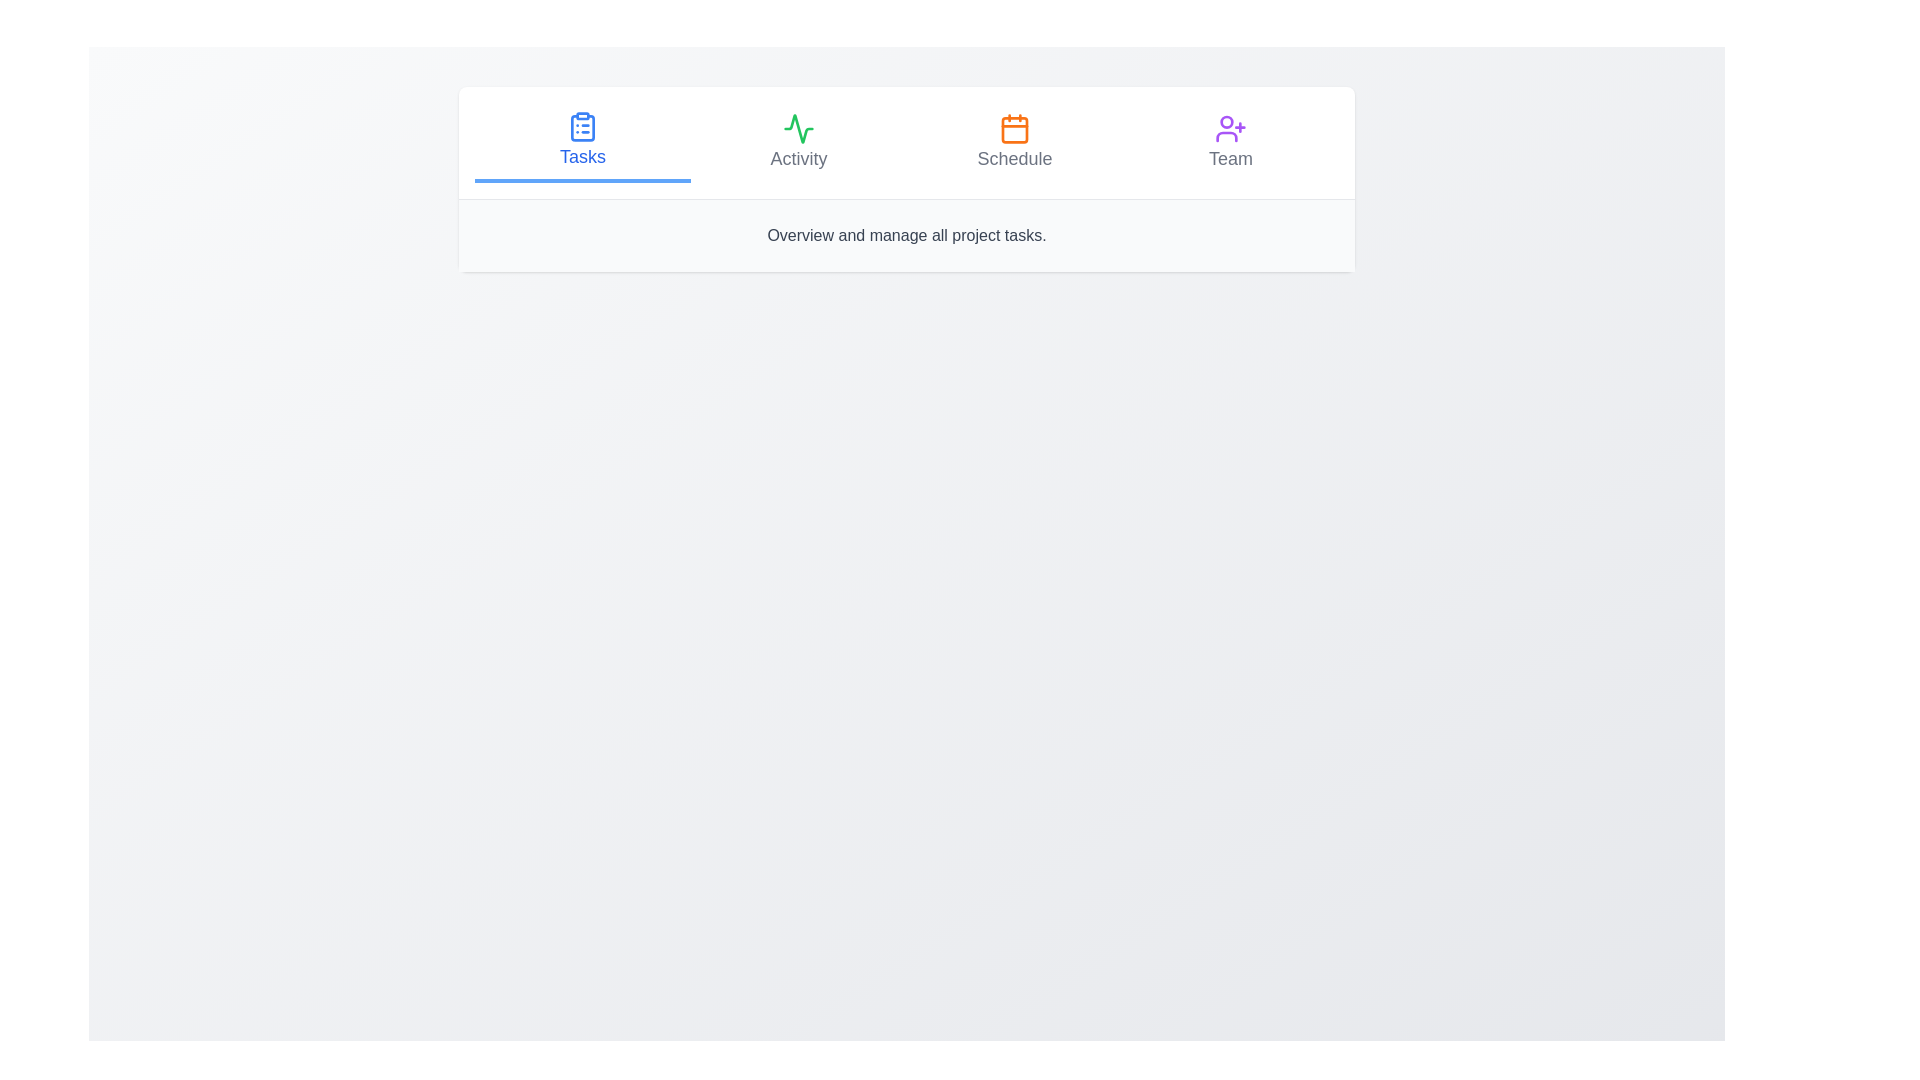 Image resolution: width=1920 pixels, height=1080 pixels. Describe the element at coordinates (797, 141) in the screenshot. I see `the Activity tab` at that location.